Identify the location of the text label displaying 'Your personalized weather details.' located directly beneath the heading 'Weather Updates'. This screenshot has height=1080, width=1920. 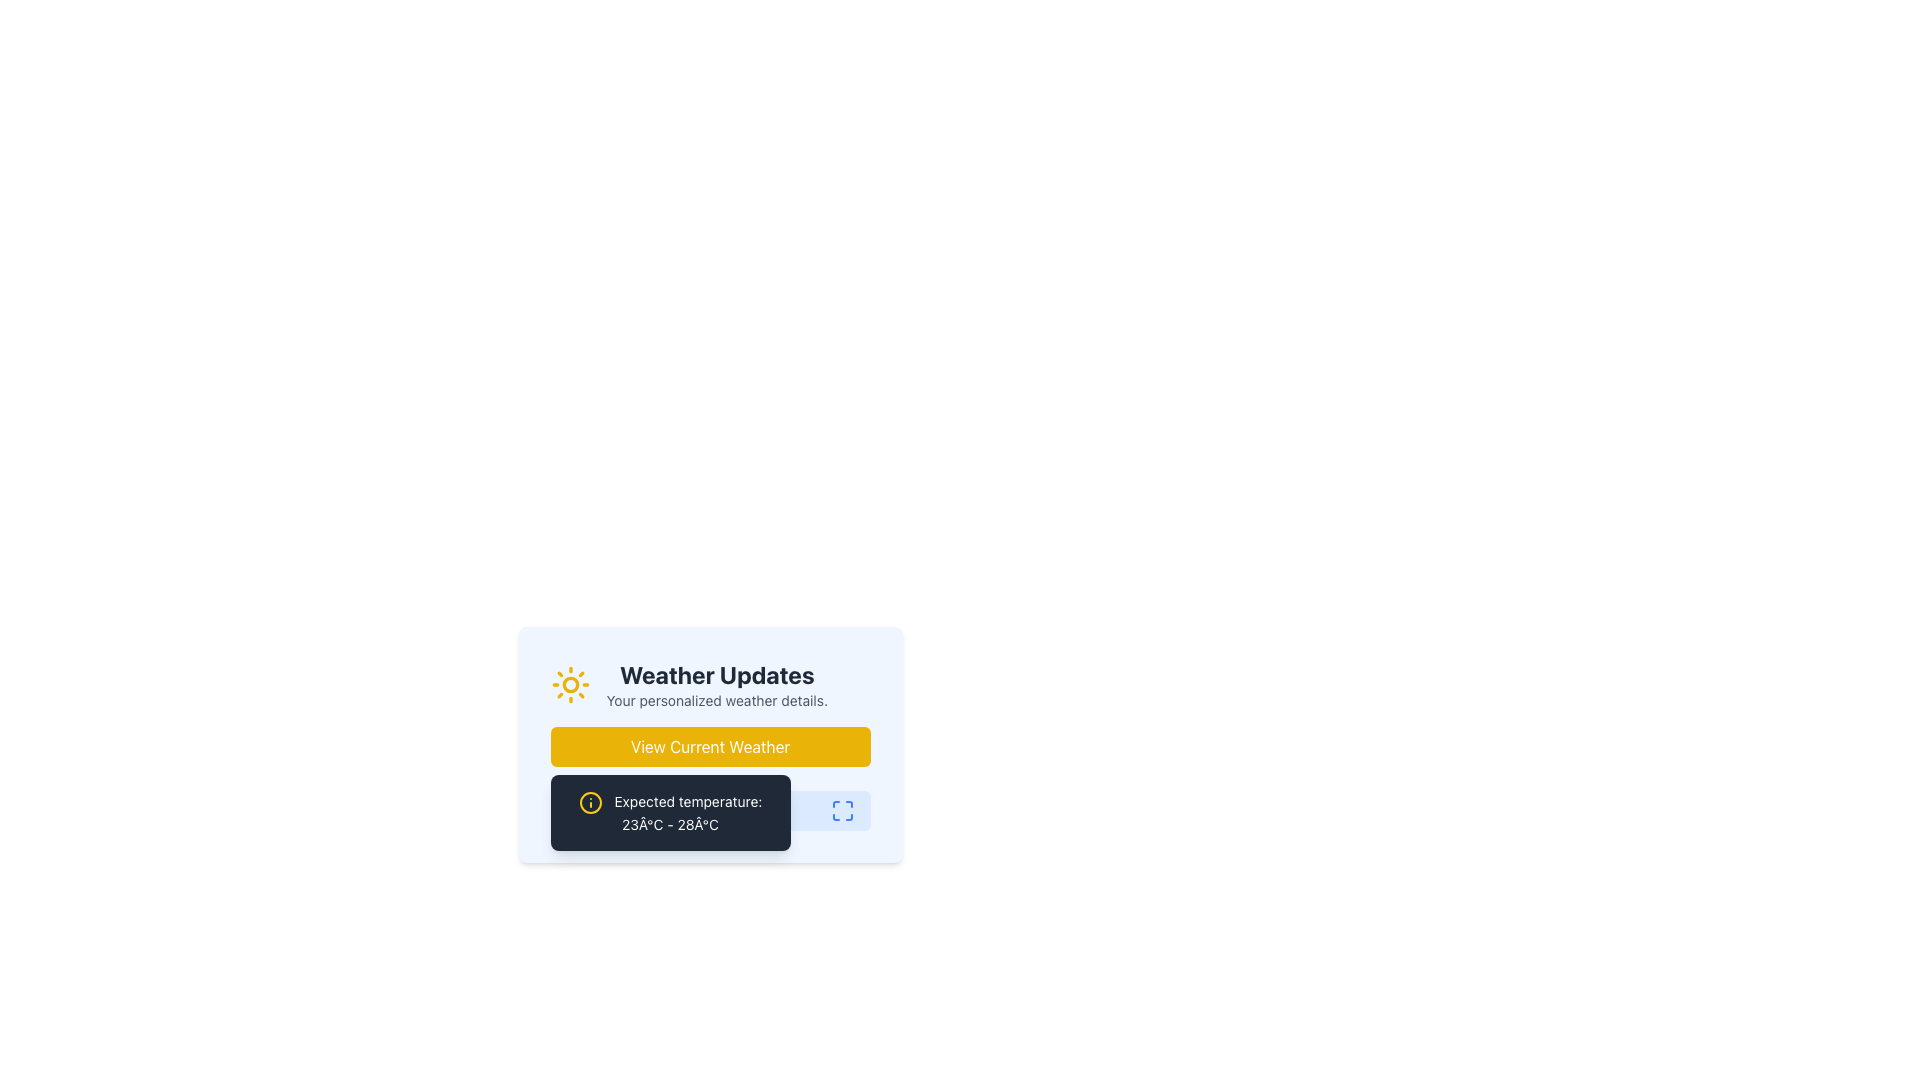
(717, 700).